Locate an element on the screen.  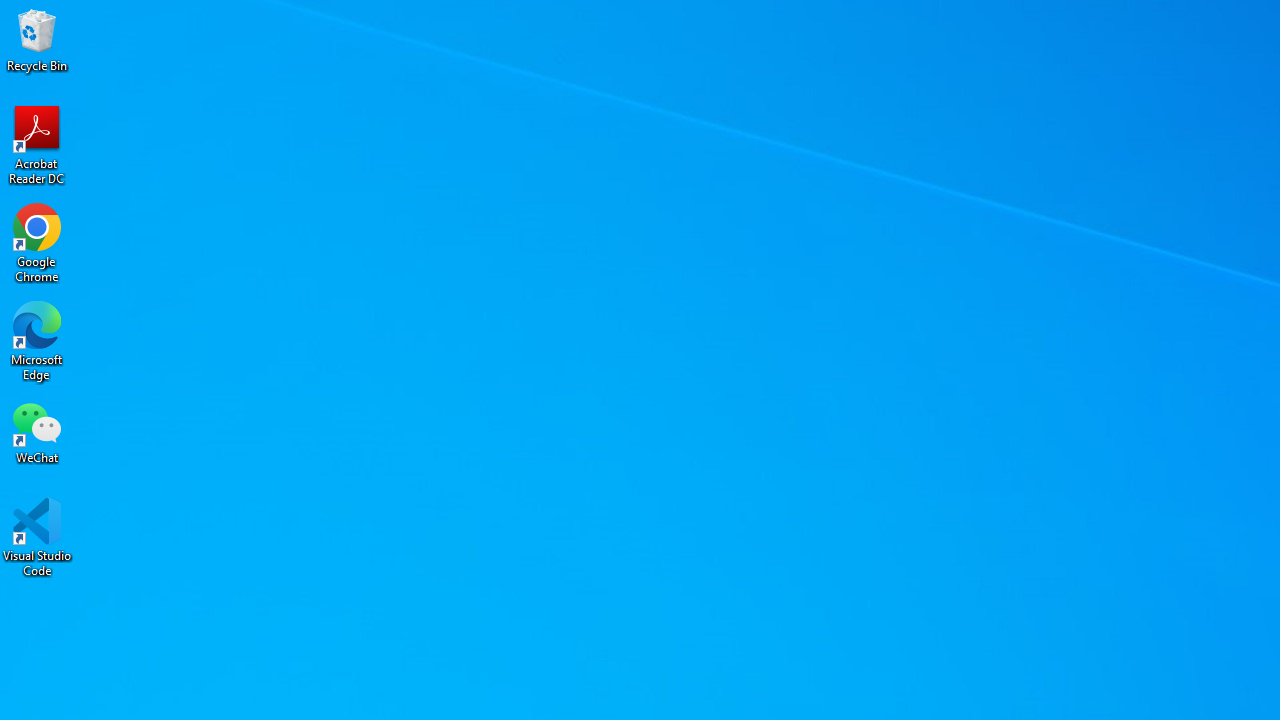
'Google Chrome' is located at coordinates (37, 242).